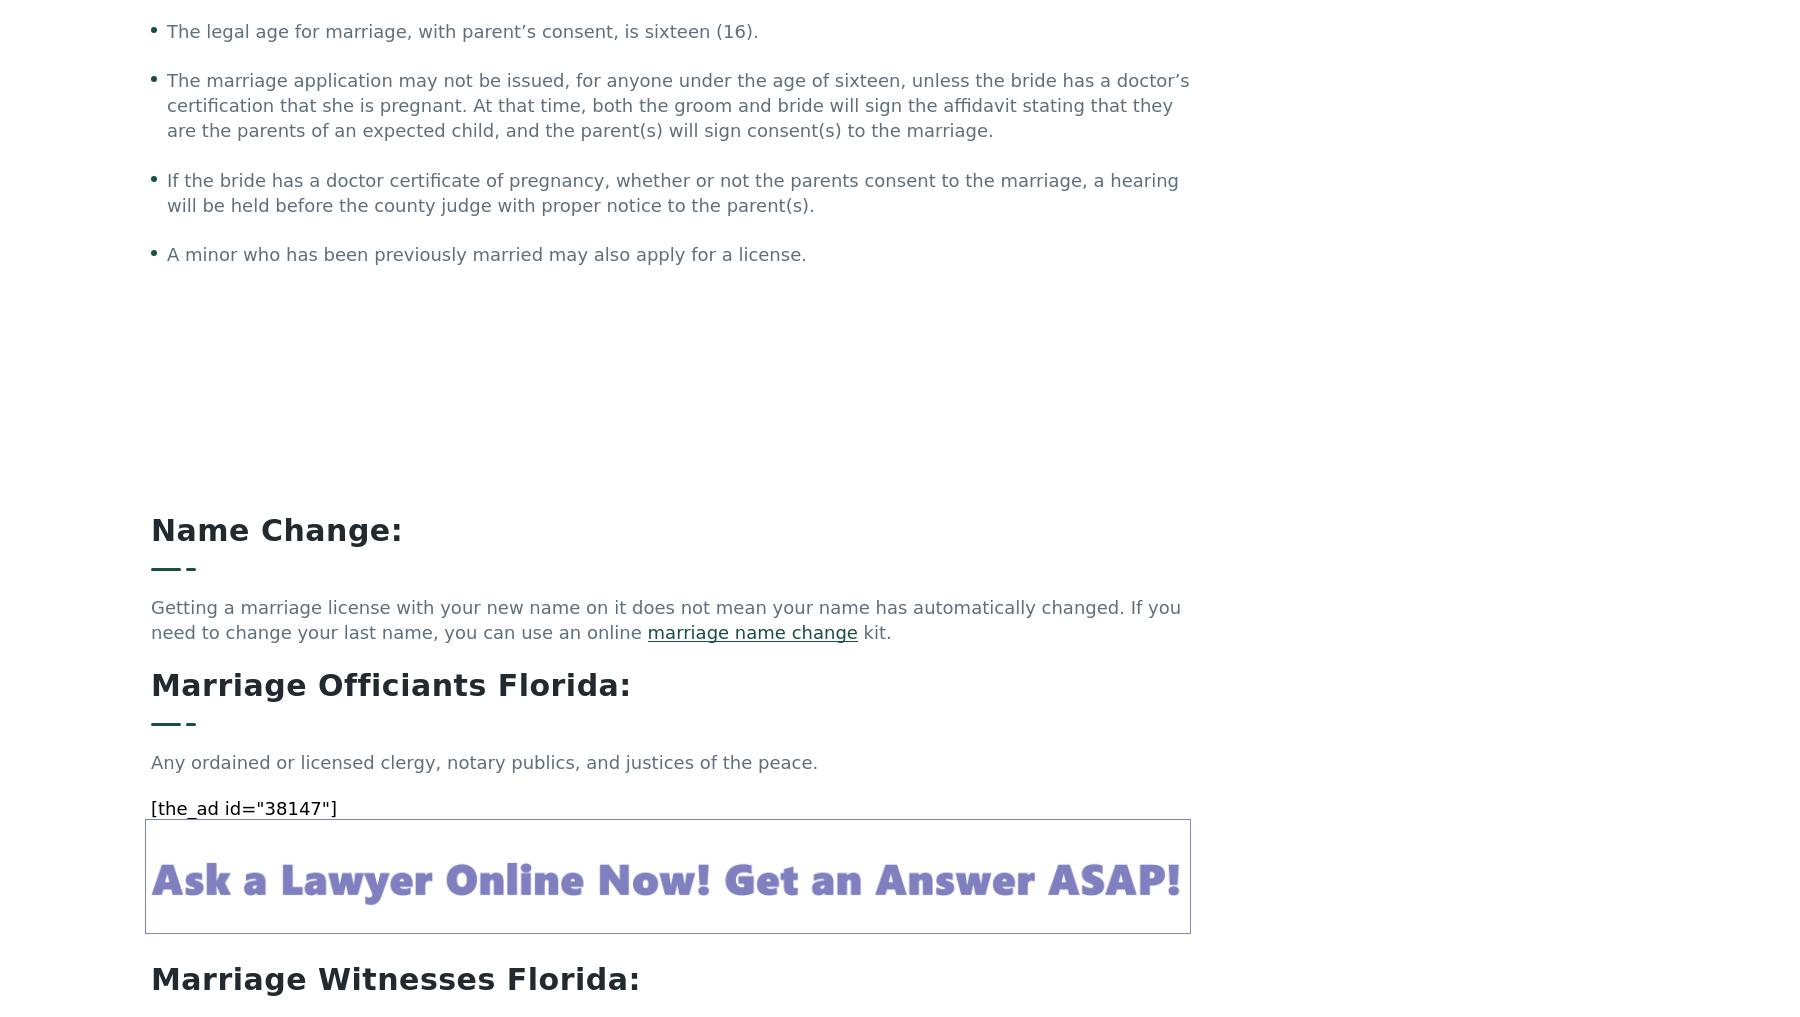 This screenshot has width=1800, height=1017. What do you see at coordinates (874, 242) in the screenshot?
I see `'kit.'` at bounding box center [874, 242].